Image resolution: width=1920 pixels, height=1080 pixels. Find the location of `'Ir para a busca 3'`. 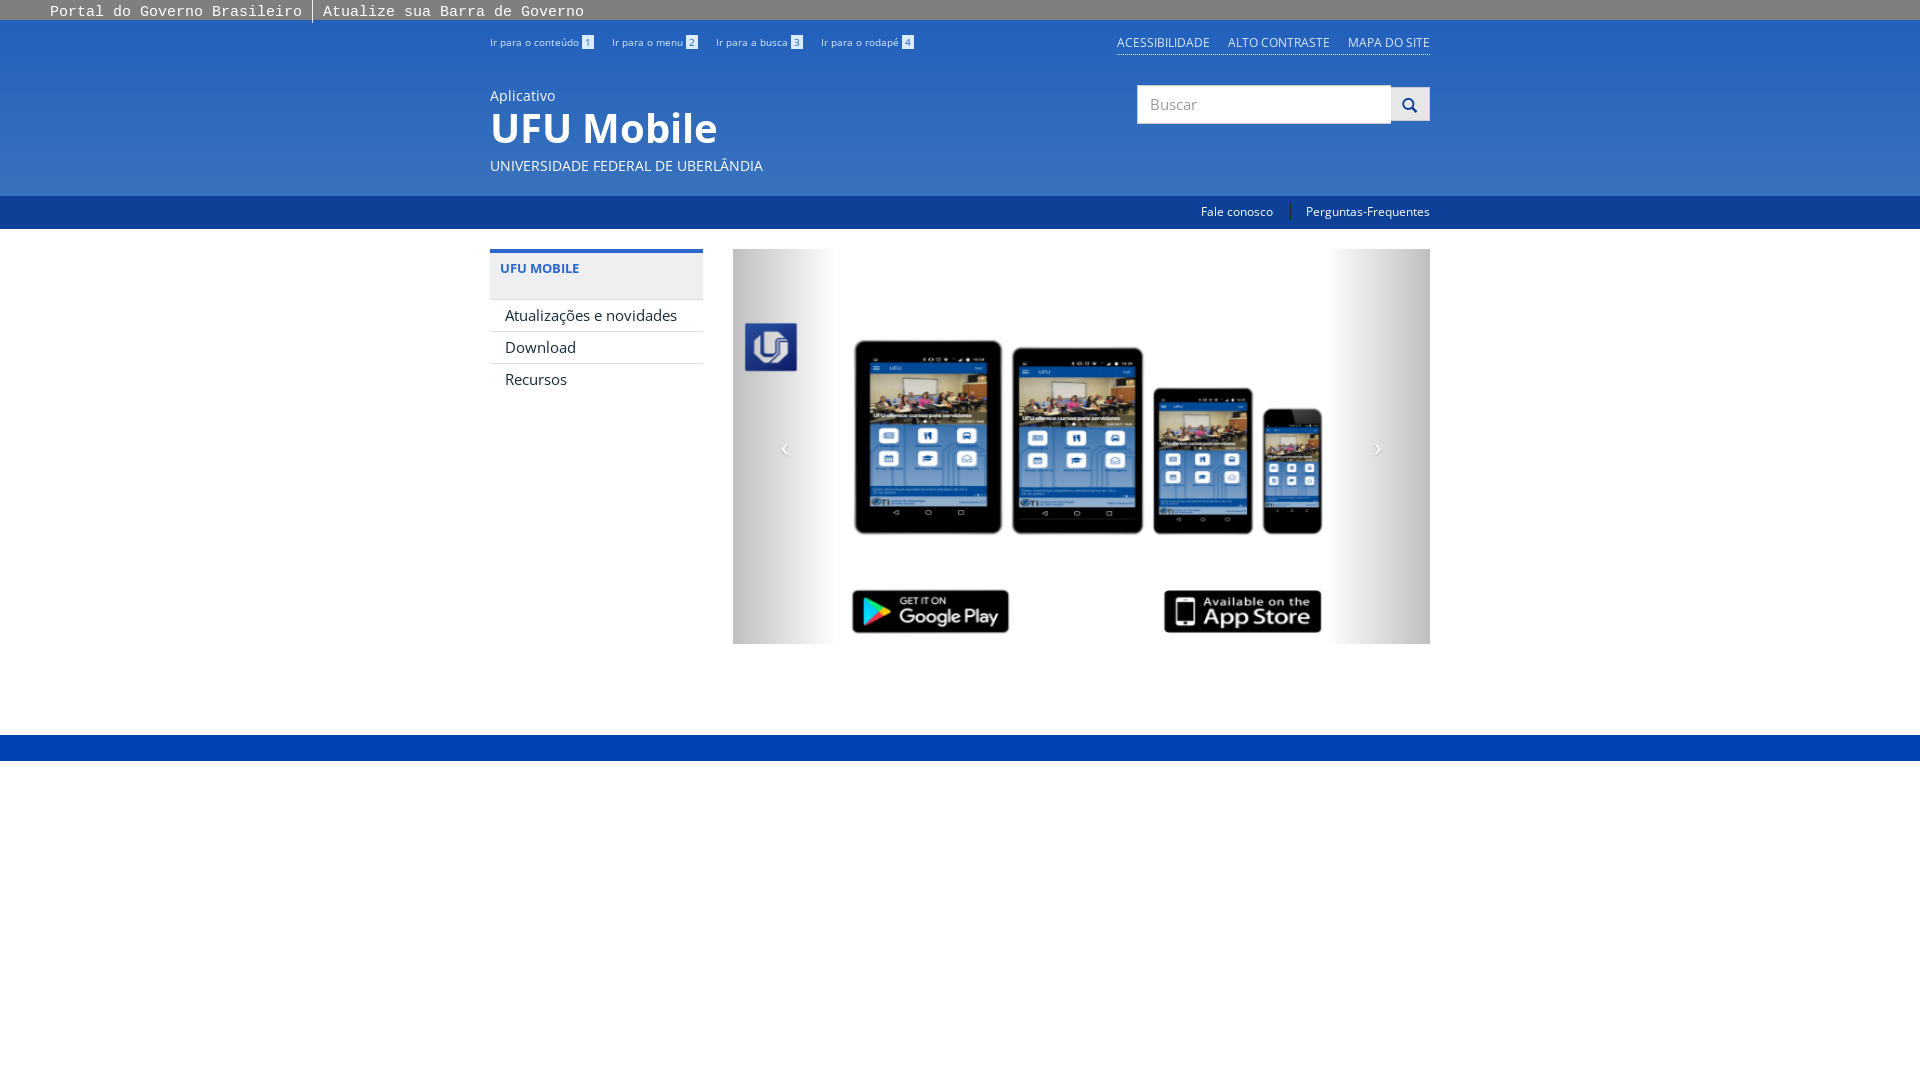

'Ir para a busca 3' is located at coordinates (758, 42).